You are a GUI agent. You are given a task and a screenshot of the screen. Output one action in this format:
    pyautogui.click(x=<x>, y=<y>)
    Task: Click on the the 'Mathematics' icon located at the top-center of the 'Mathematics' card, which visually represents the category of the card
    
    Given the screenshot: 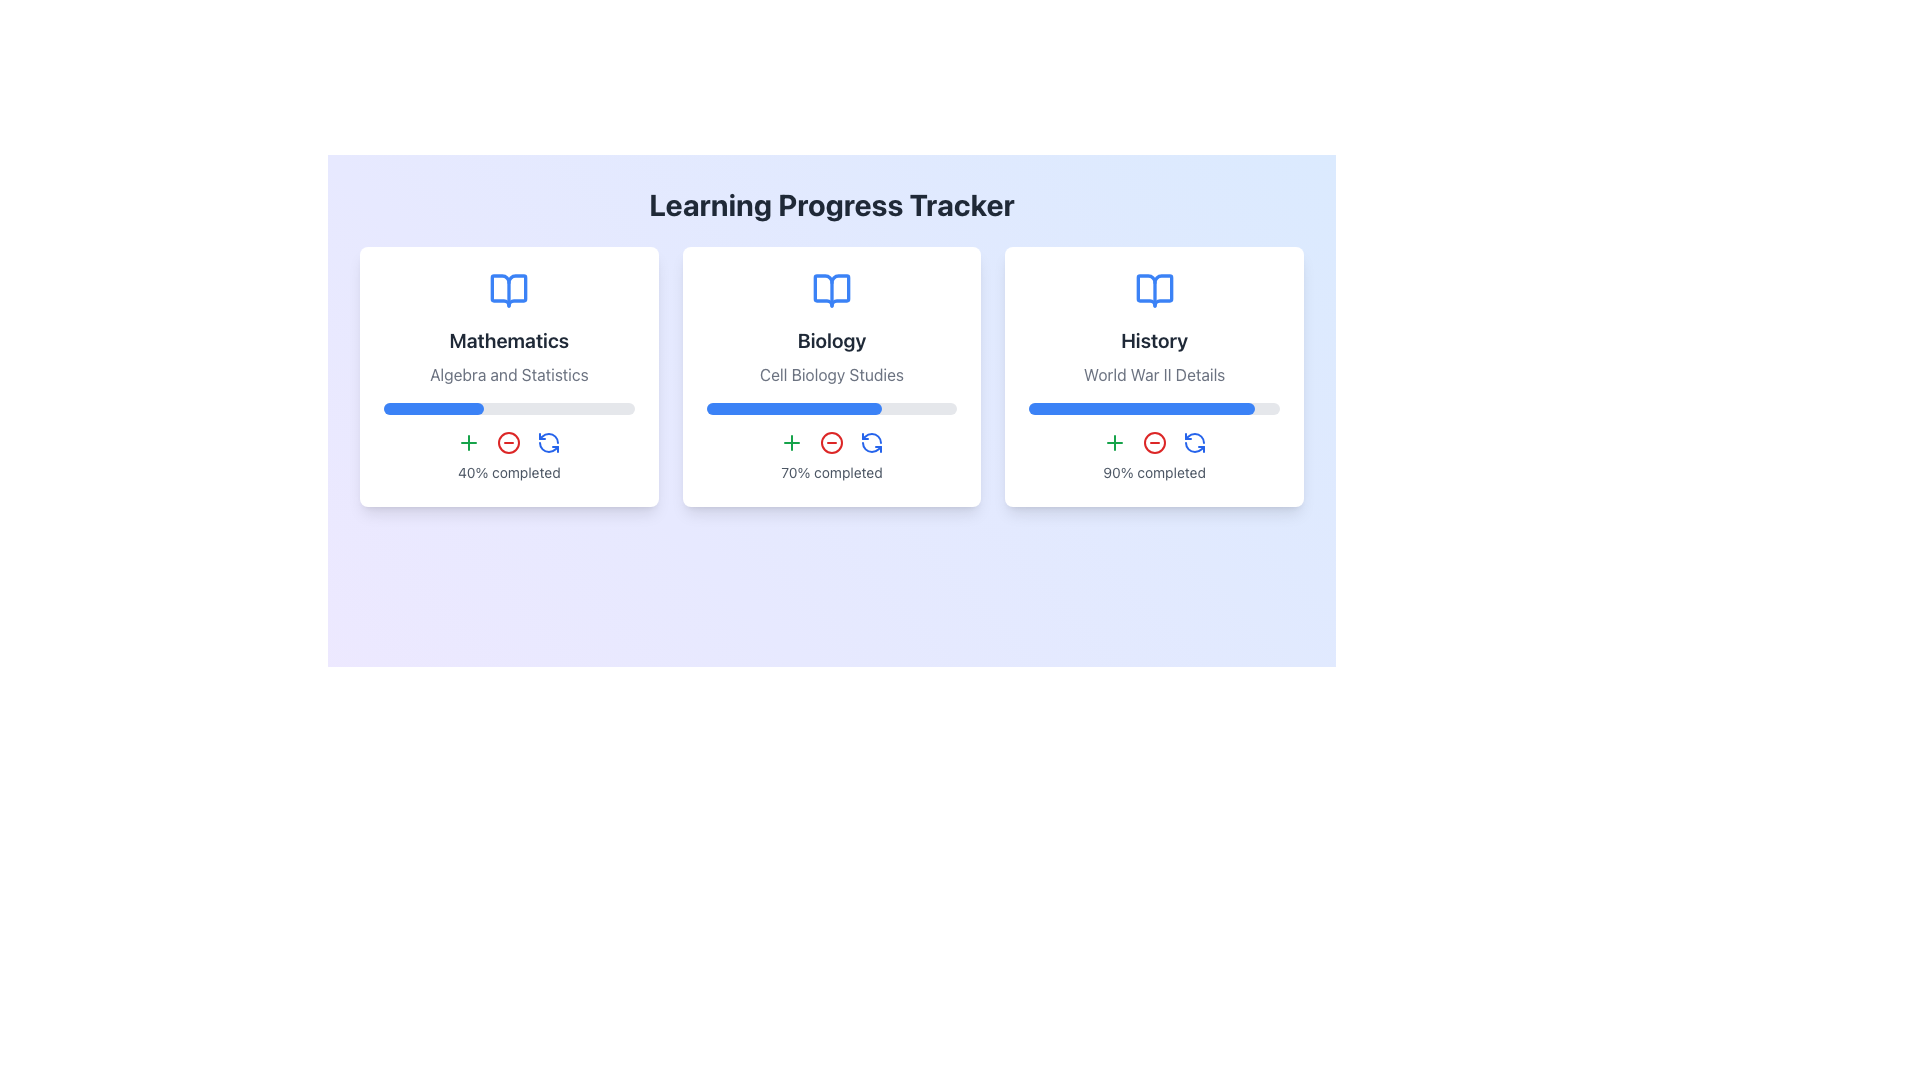 What is the action you would take?
    pyautogui.click(x=509, y=290)
    